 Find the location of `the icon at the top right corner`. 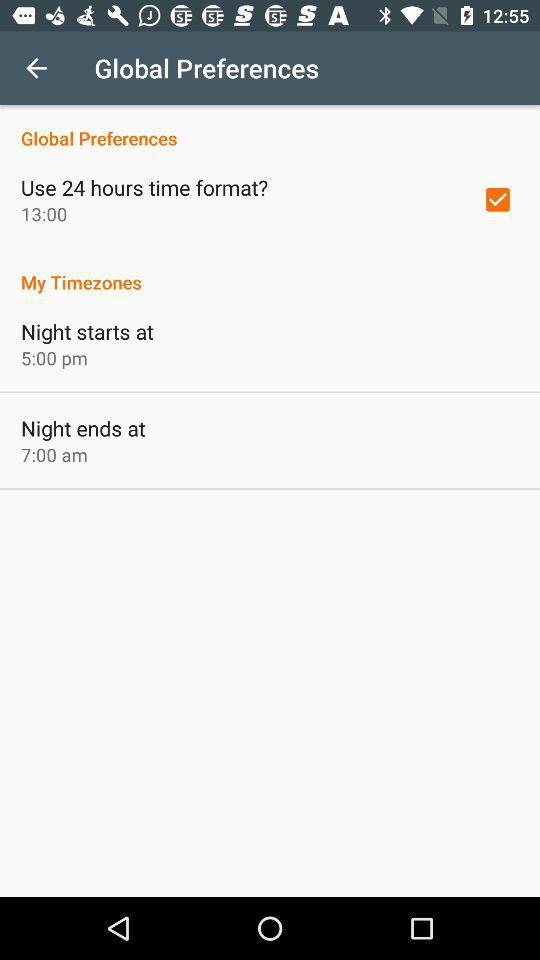

the icon at the top right corner is located at coordinates (496, 199).